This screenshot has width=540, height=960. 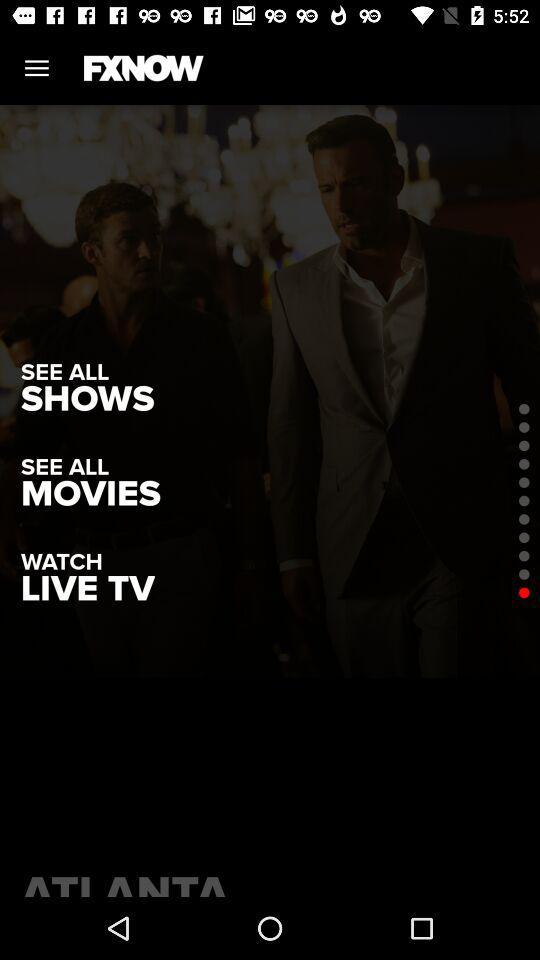 What do you see at coordinates (86, 398) in the screenshot?
I see `the shows` at bounding box center [86, 398].